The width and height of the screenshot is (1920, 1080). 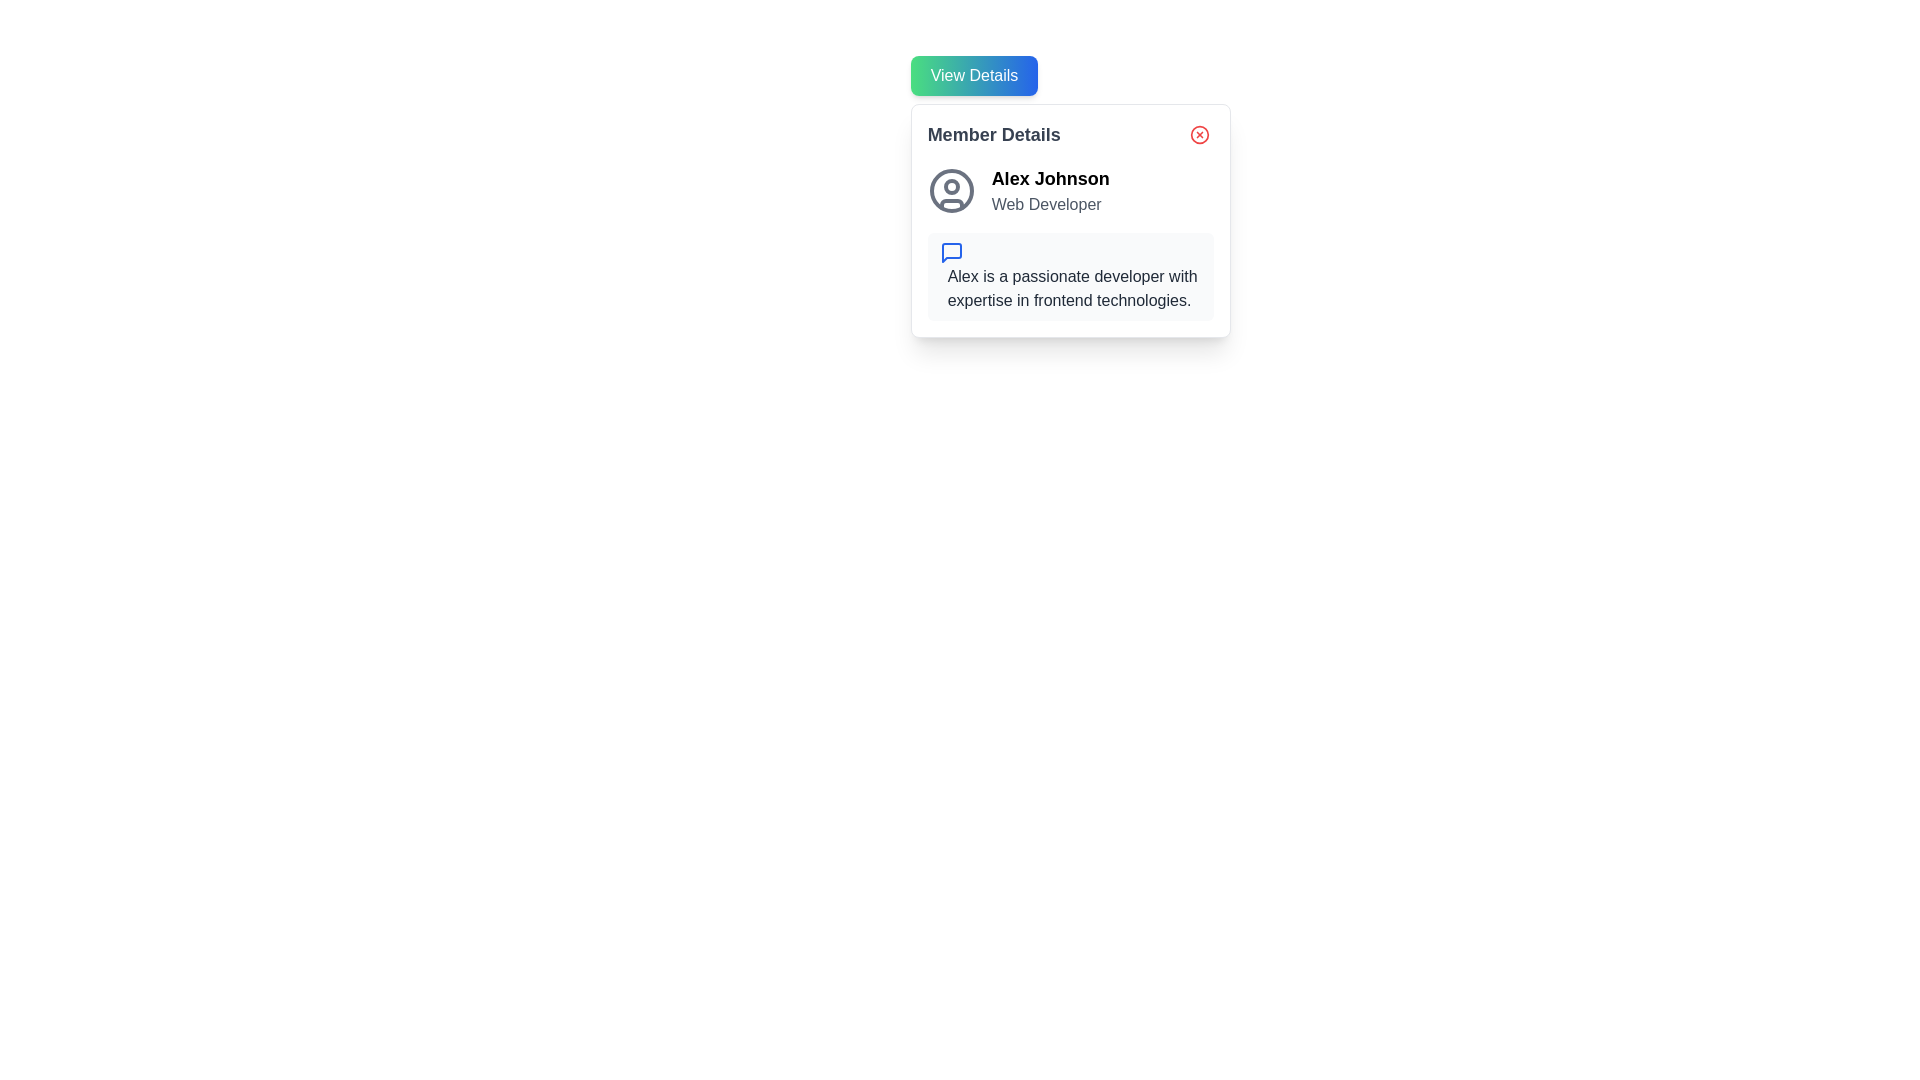 What do you see at coordinates (950, 252) in the screenshot?
I see `the messaging icon located at the top left corner of the descriptive text area under the 'Alex Johnson' title` at bounding box center [950, 252].